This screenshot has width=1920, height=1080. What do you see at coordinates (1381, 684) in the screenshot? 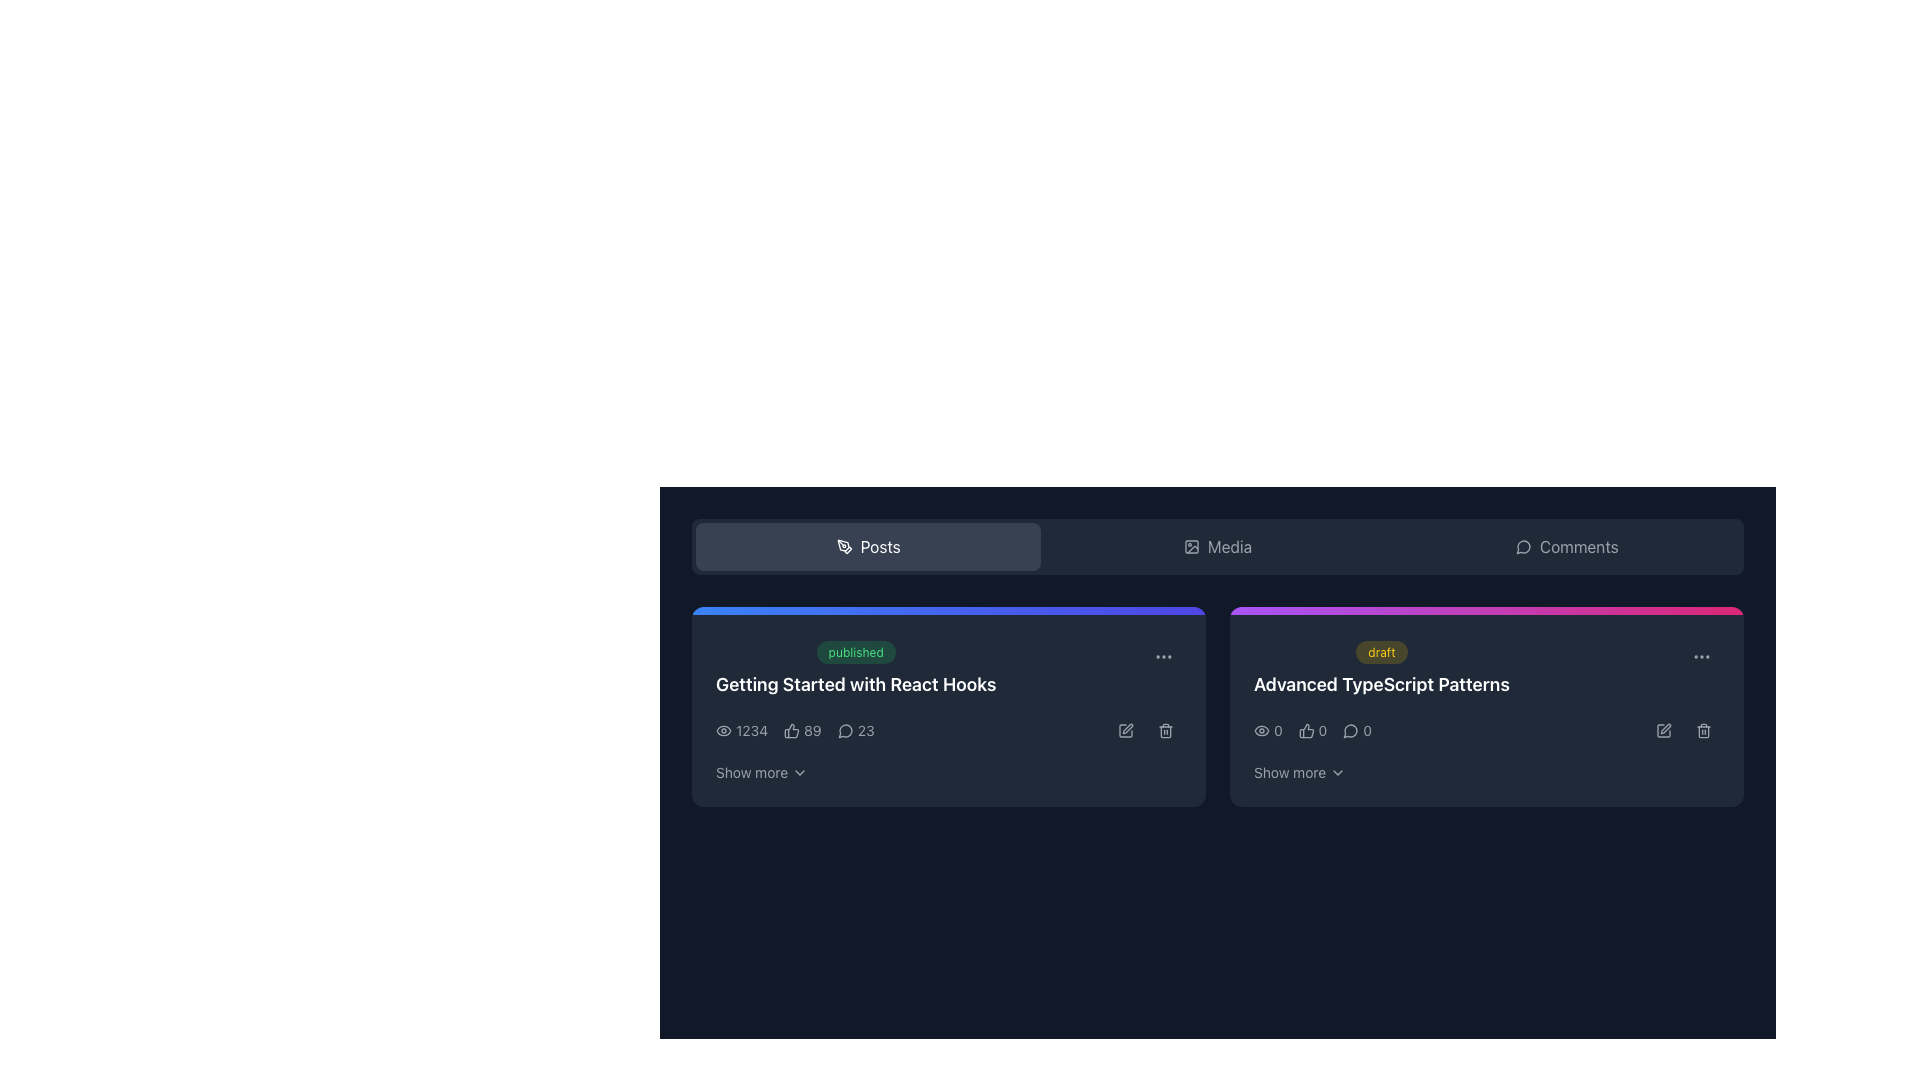
I see `the text label 'Advanced TypeScript Patterns'` at bounding box center [1381, 684].